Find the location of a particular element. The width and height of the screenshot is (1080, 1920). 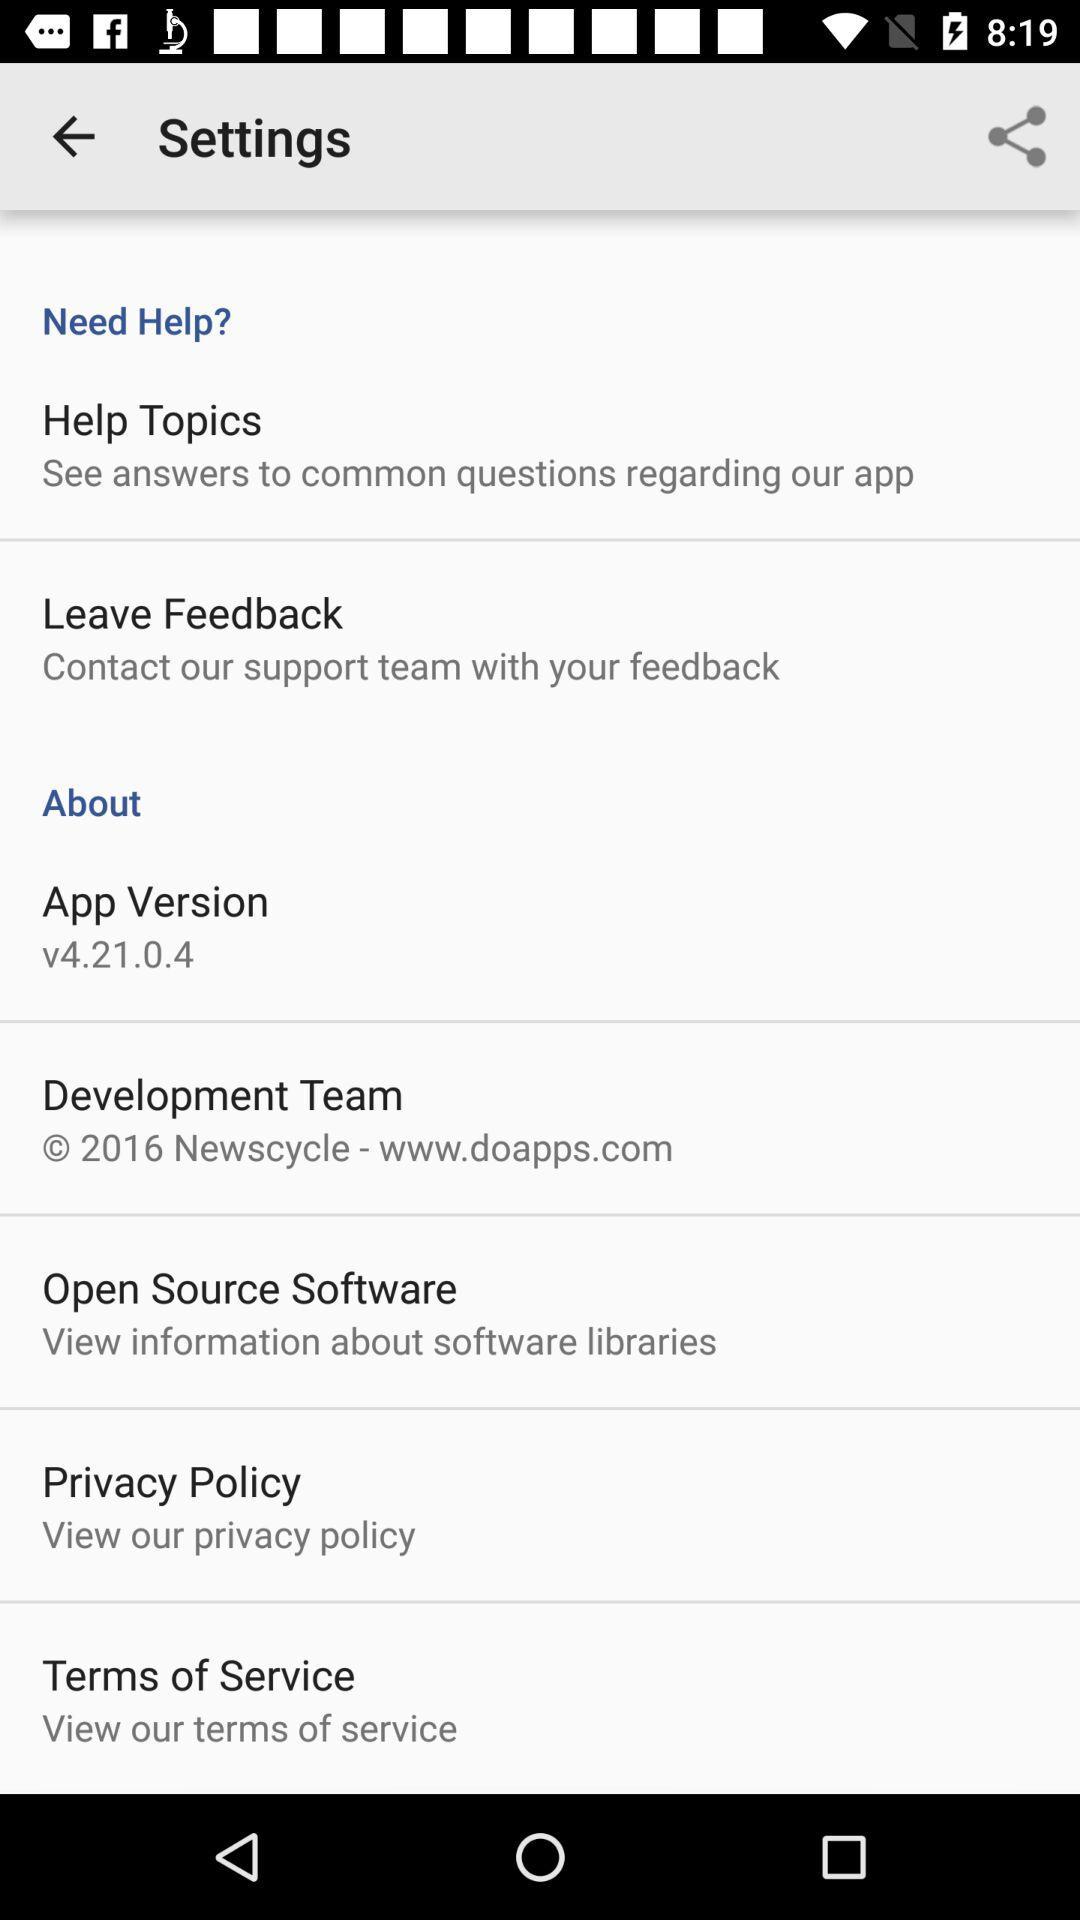

help topics item is located at coordinates (151, 417).